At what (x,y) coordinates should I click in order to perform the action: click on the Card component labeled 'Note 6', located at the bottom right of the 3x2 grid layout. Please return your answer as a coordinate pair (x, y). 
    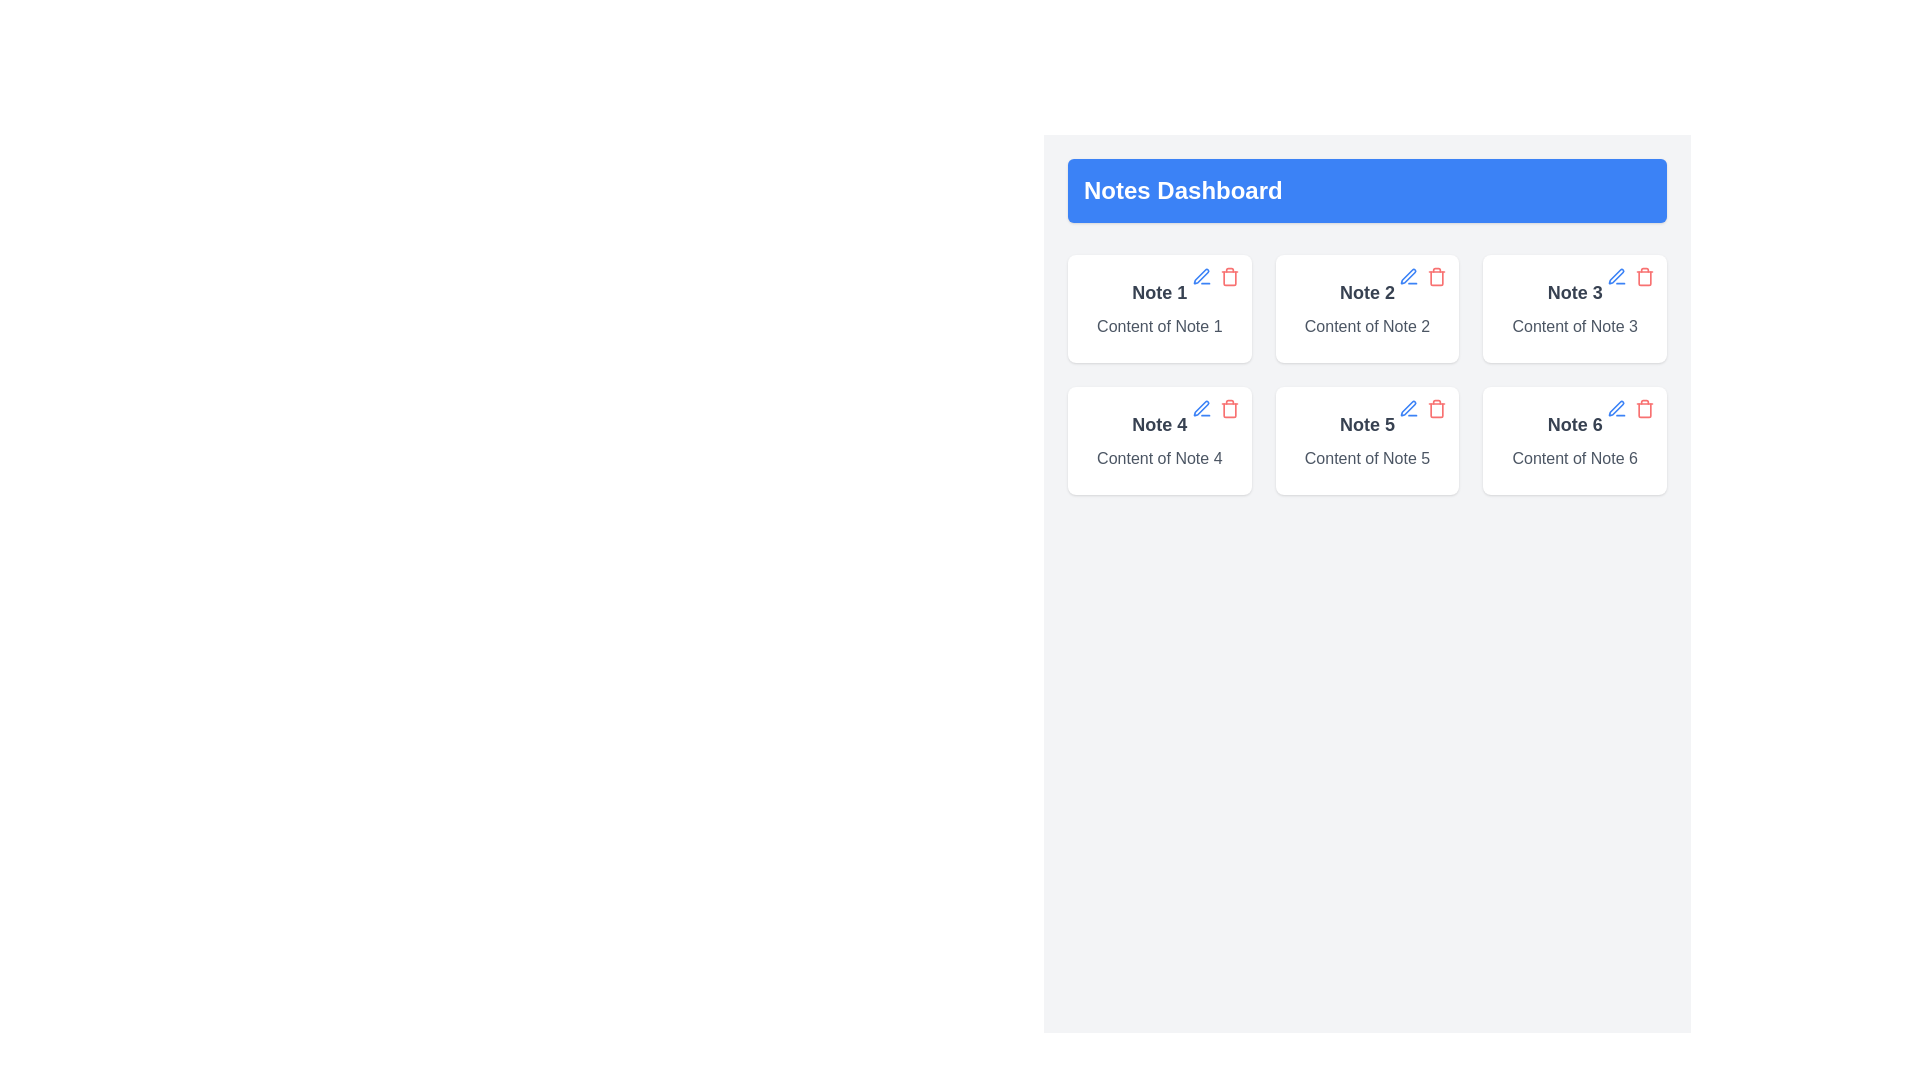
    Looking at the image, I should click on (1574, 439).